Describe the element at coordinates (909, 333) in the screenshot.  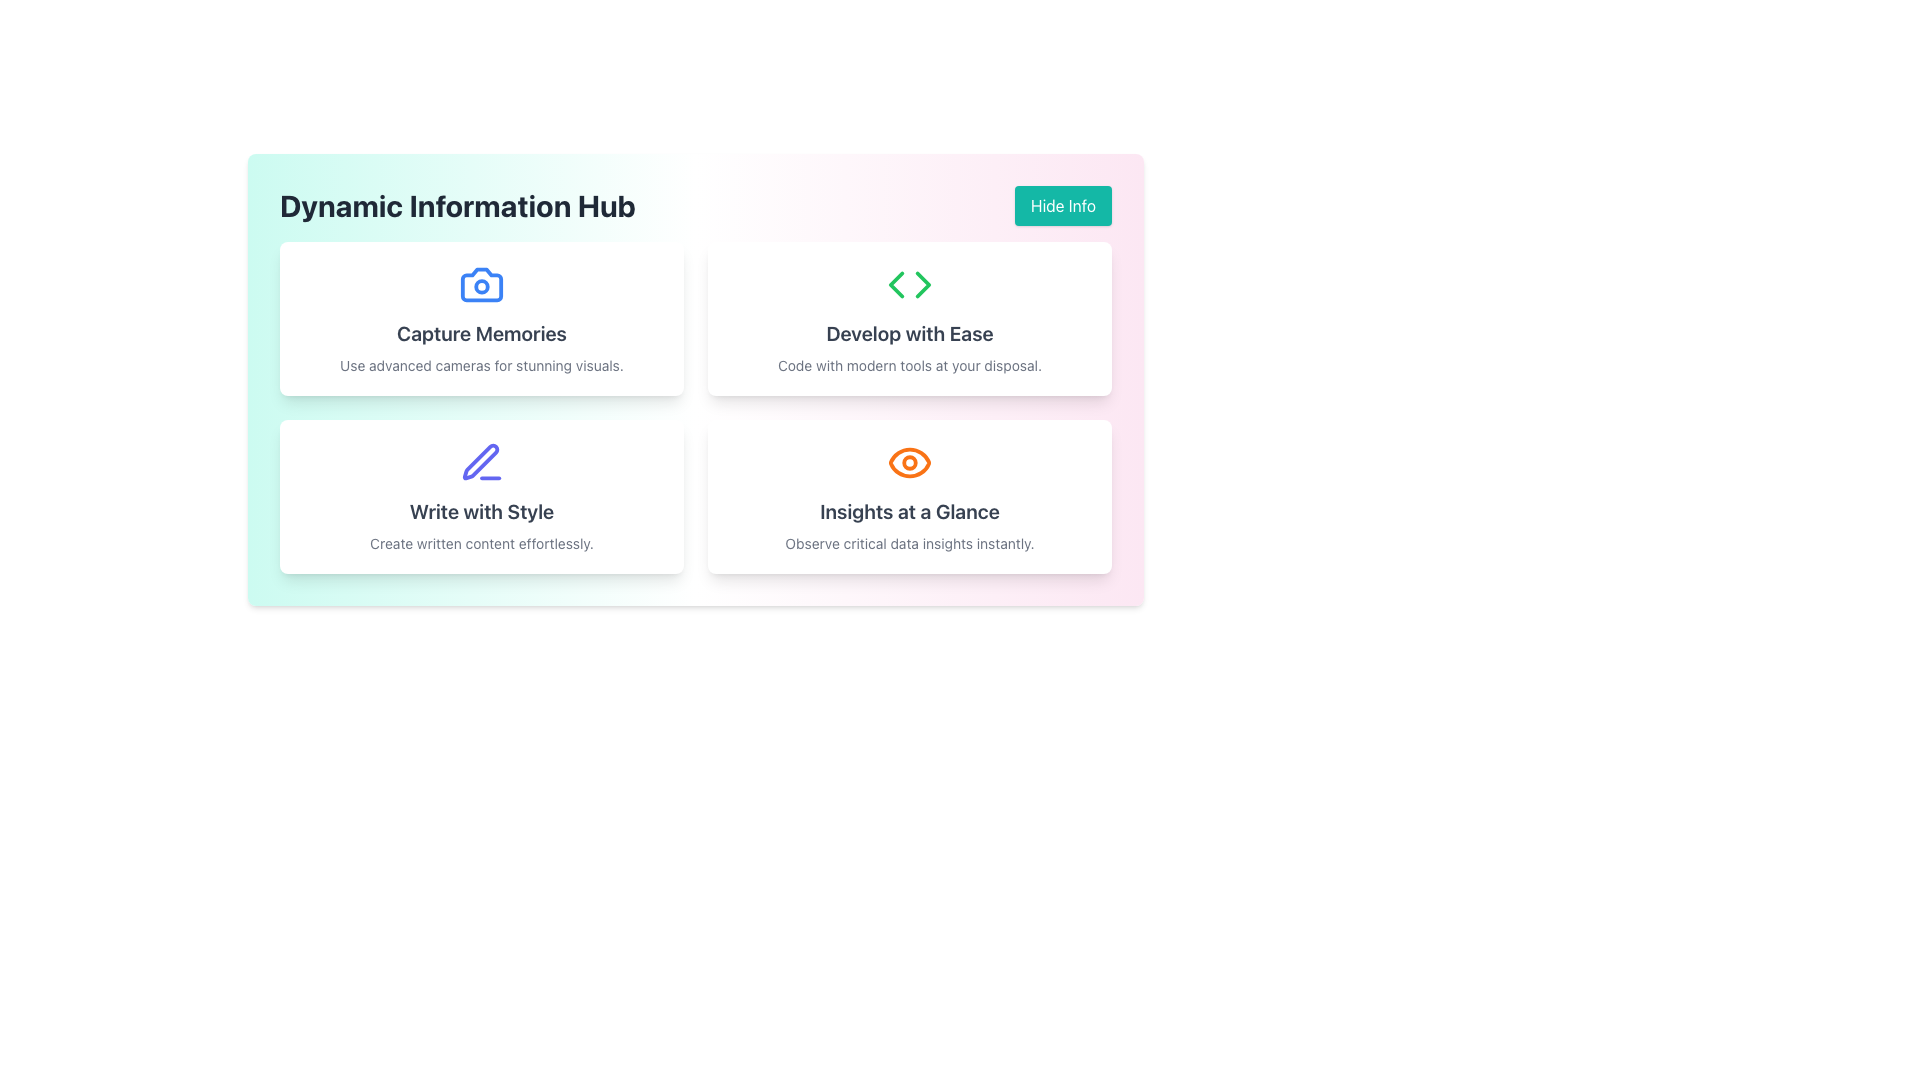
I see `text label located in the top-right card of the grid, which serves as a title or heading summarizing its purpose or theme` at that location.